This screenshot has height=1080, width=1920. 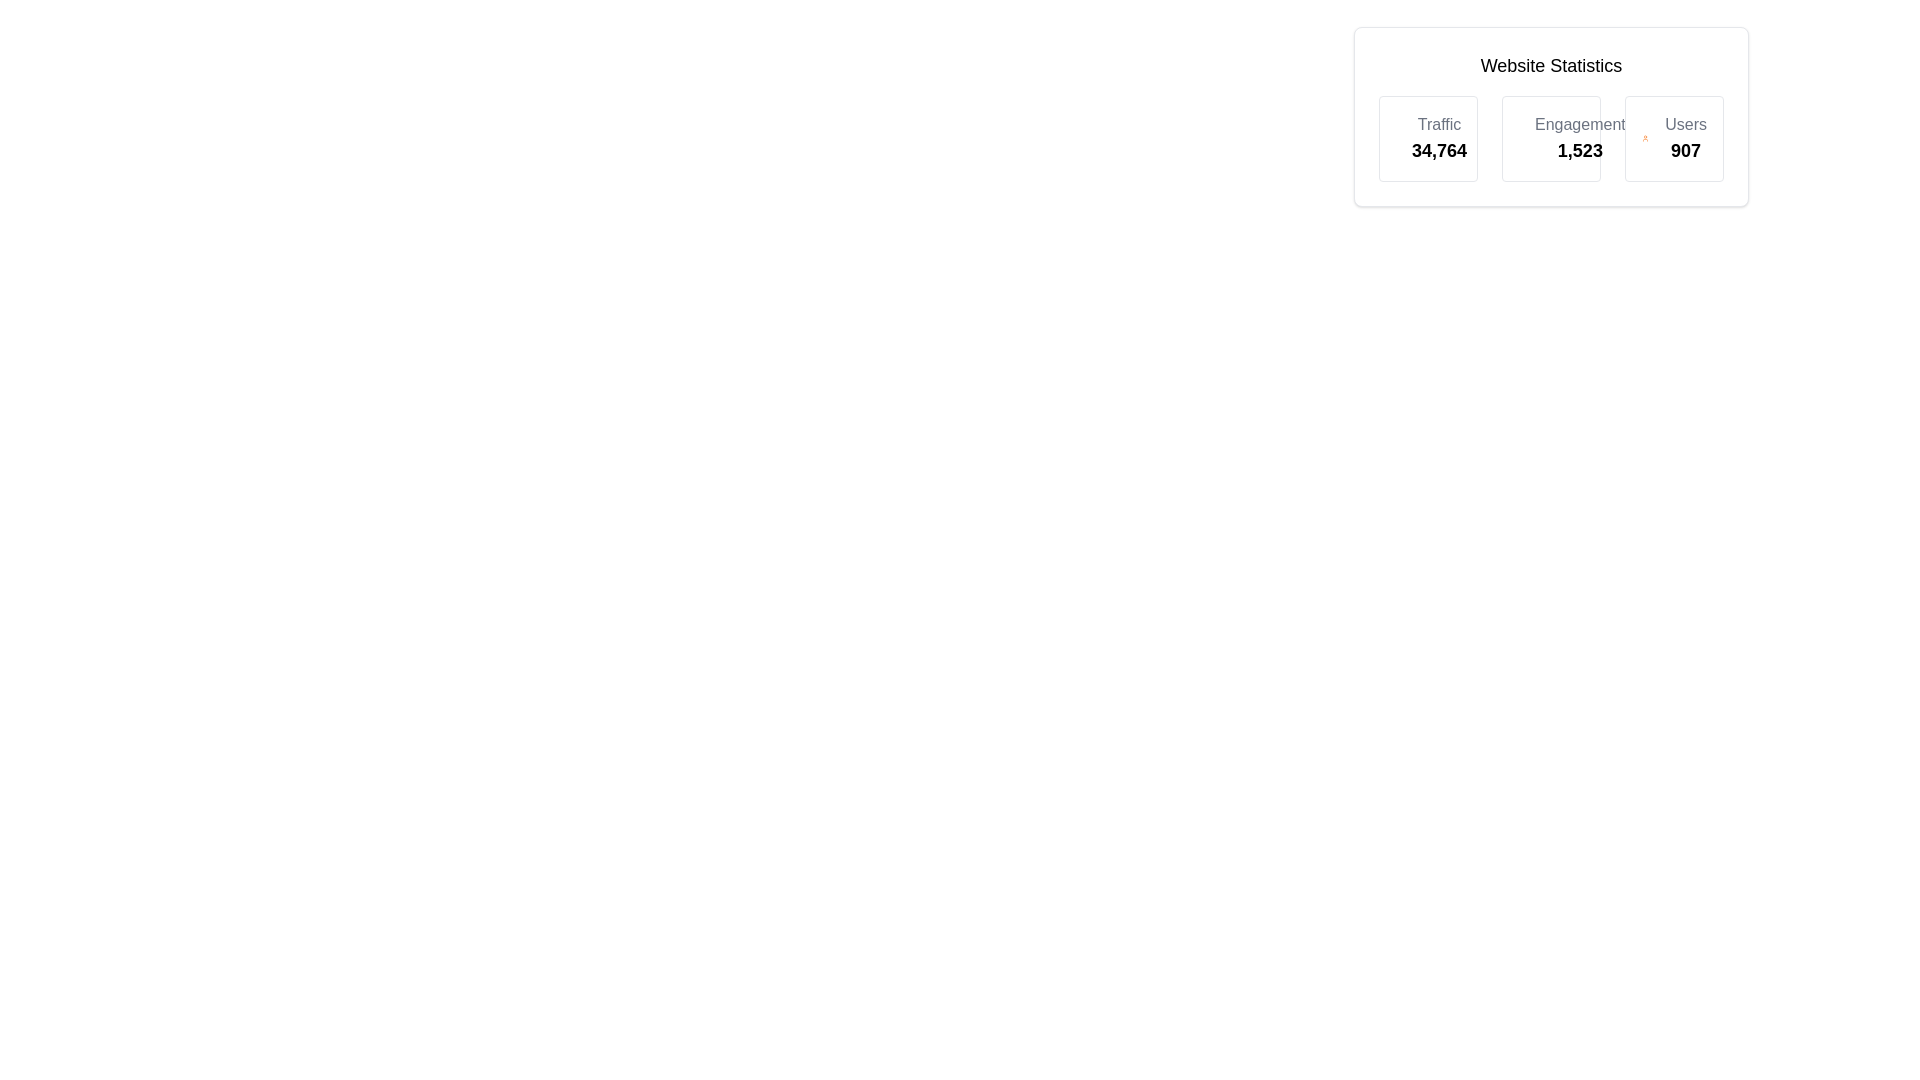 I want to click on the engagement statistic value displayed in the second column of the 'Website Statistics' grid layout, which is interactive, so click(x=1550, y=137).